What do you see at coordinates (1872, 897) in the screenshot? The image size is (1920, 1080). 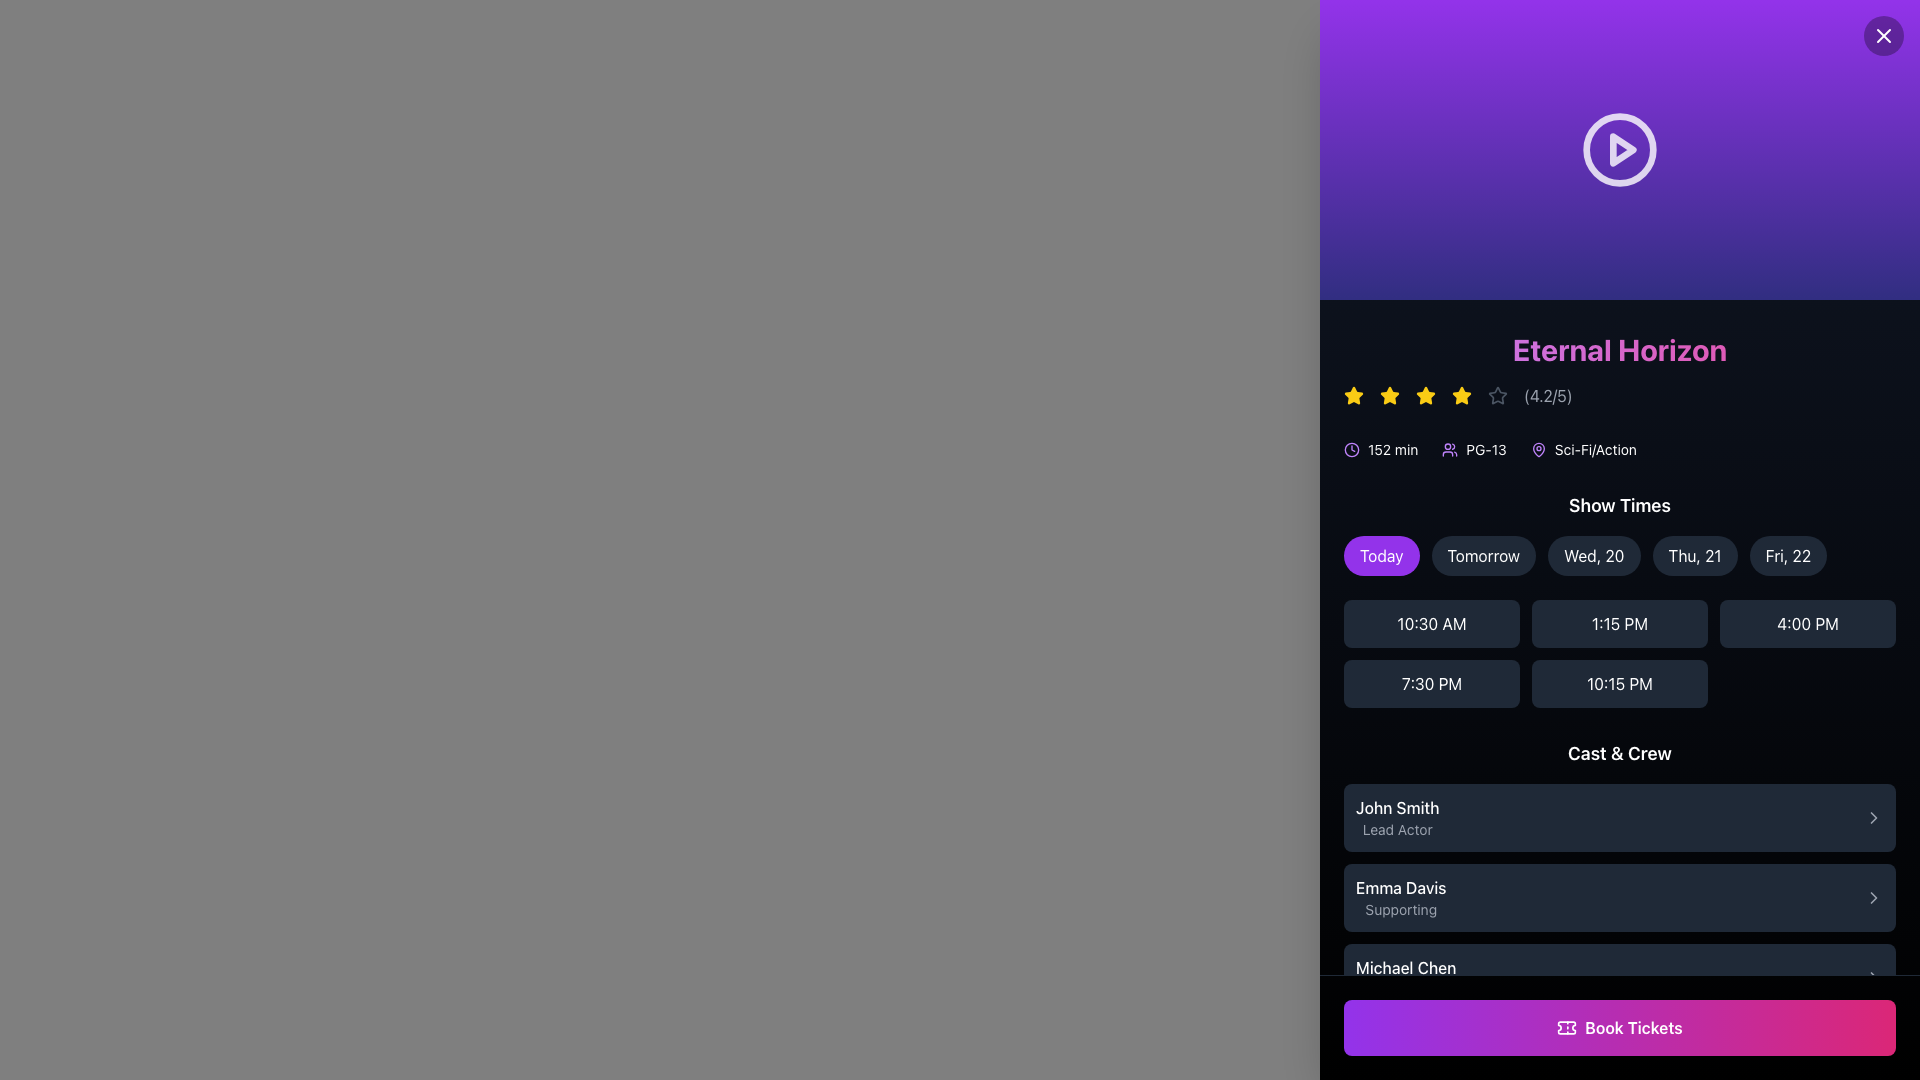 I see `the right-pointing chevron SVG icon located at the far right side of the box containing the texts 'Emma Davis' and 'Supporting'` at bounding box center [1872, 897].